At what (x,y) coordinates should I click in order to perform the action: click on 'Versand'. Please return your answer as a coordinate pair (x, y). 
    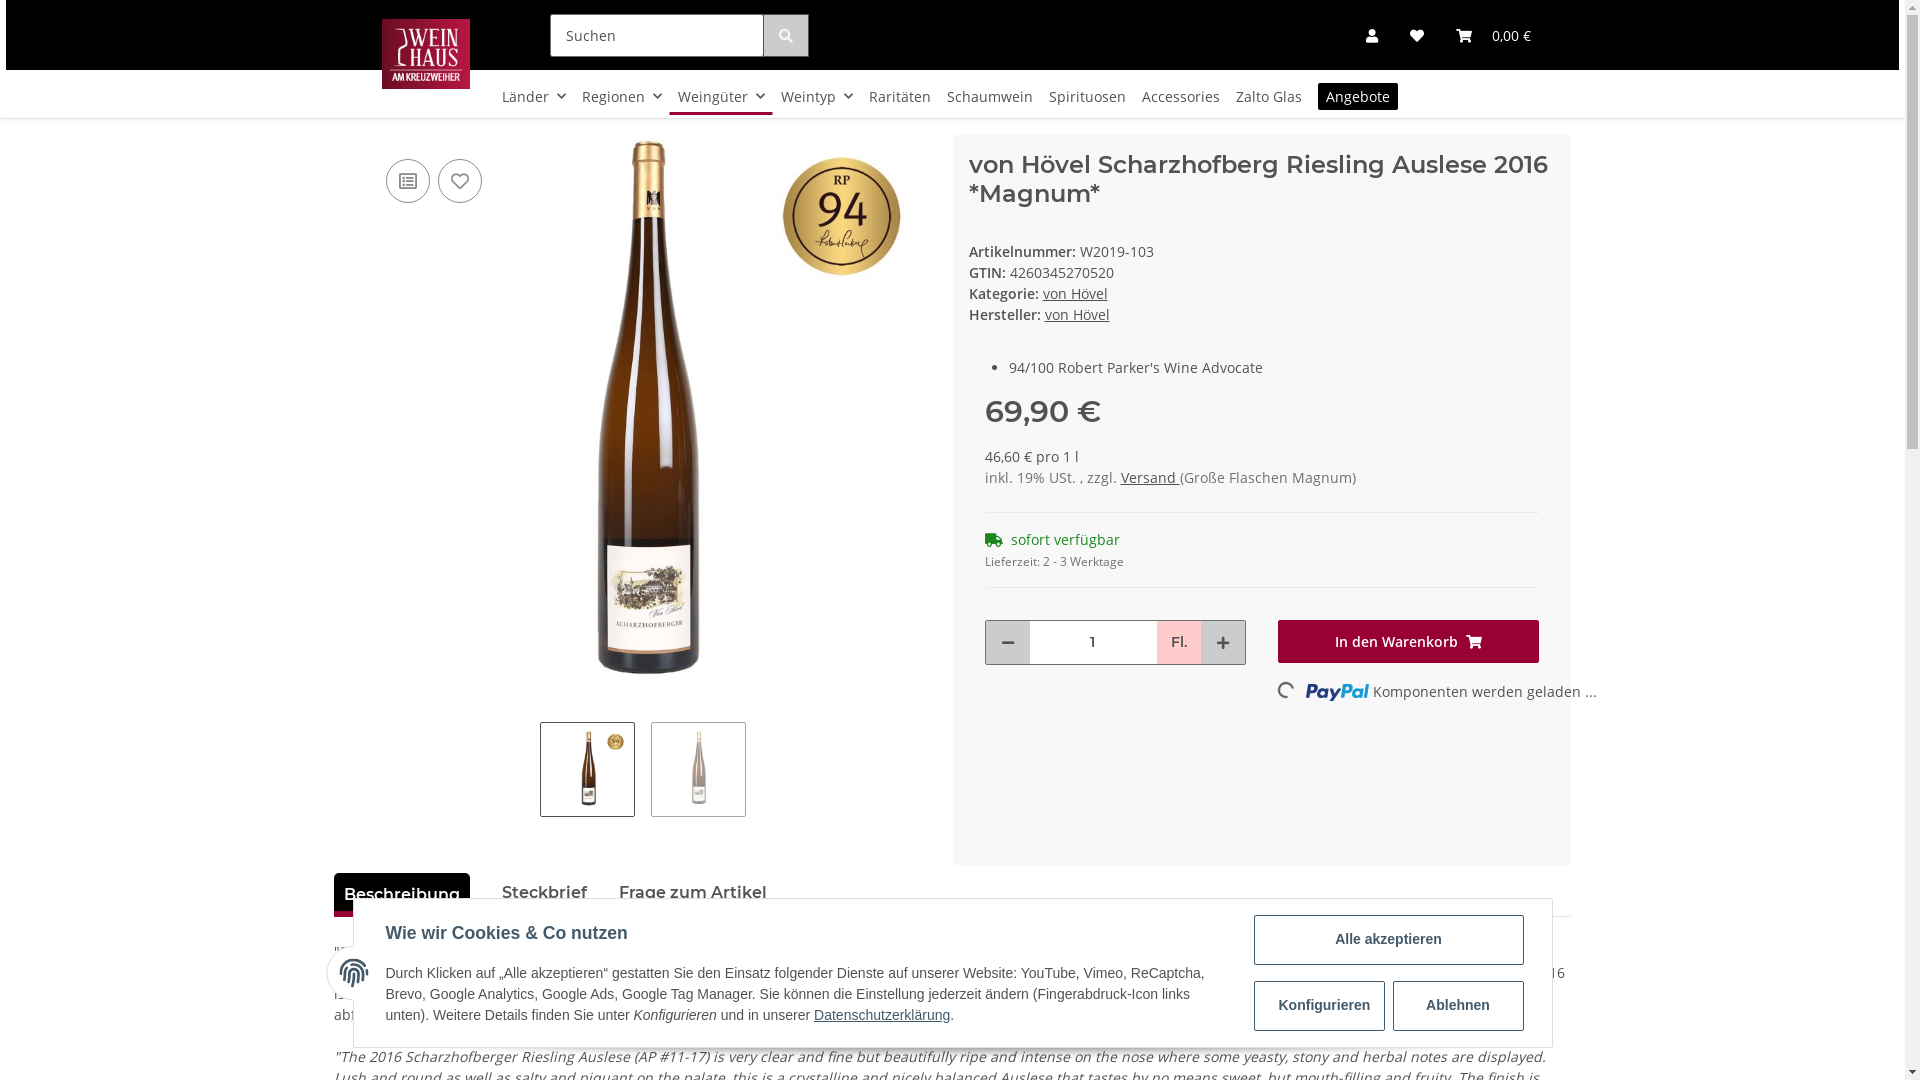
    Looking at the image, I should click on (1118, 477).